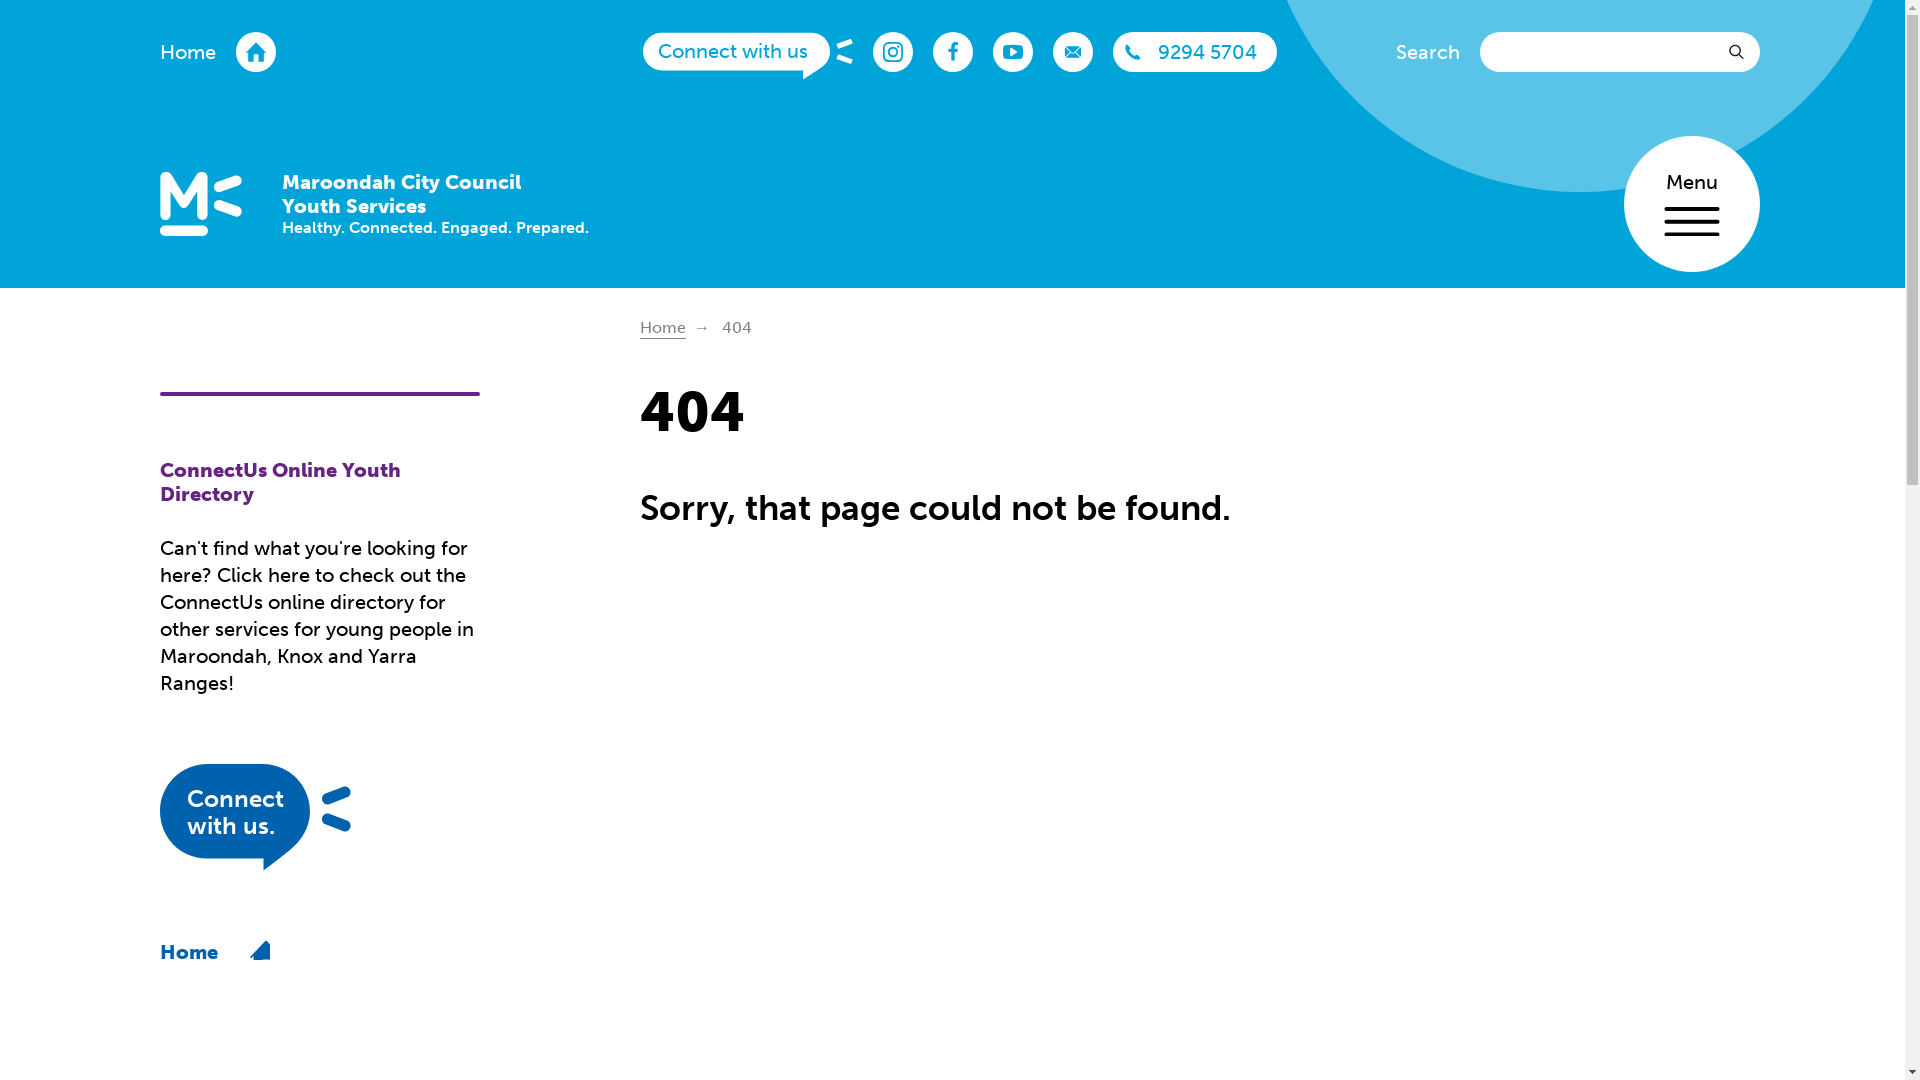 The width and height of the screenshot is (1920, 1080). What do you see at coordinates (1195, 50) in the screenshot?
I see `'   9294 5704  '` at bounding box center [1195, 50].